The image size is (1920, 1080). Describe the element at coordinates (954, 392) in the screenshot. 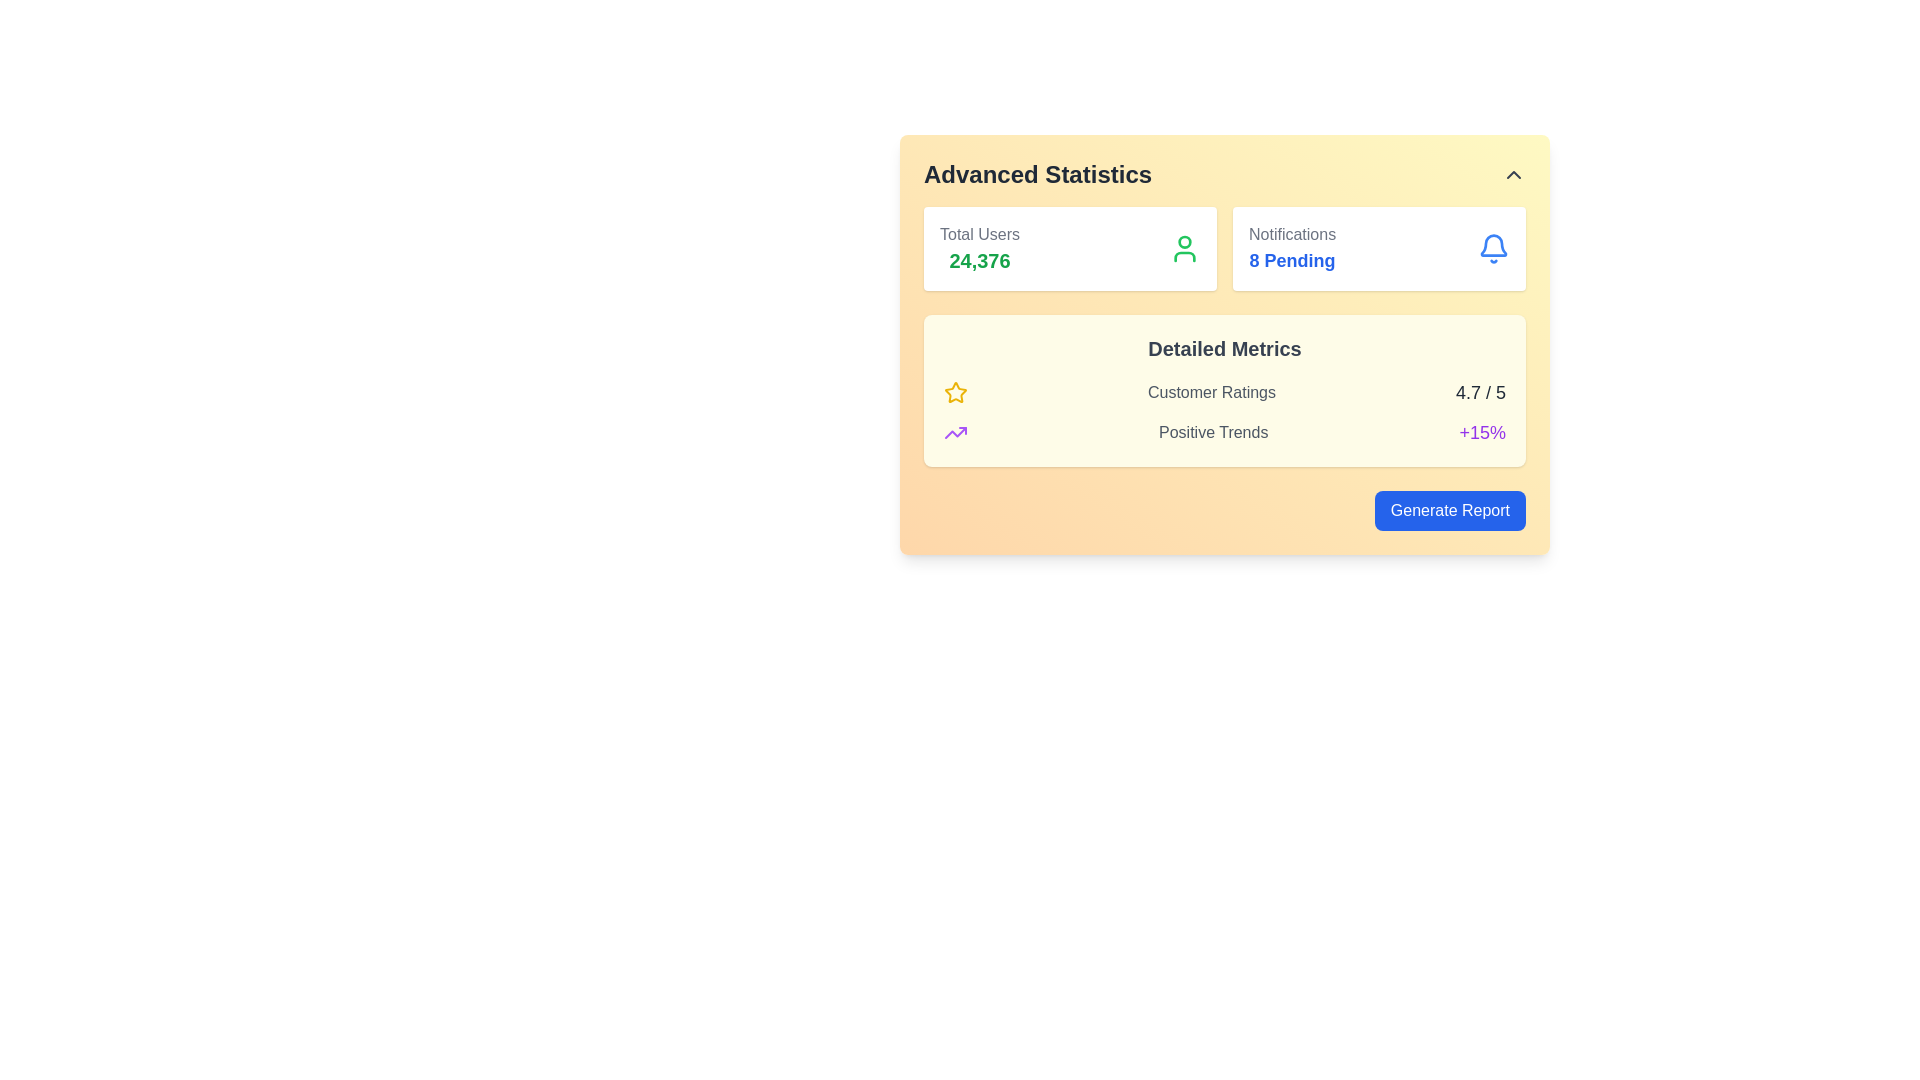

I see `the yellow star icon with a hollow center located in the 'Detailed Metrics' section of the 'Advanced Statistics' card, next to 'Customer Ratings'` at that location.